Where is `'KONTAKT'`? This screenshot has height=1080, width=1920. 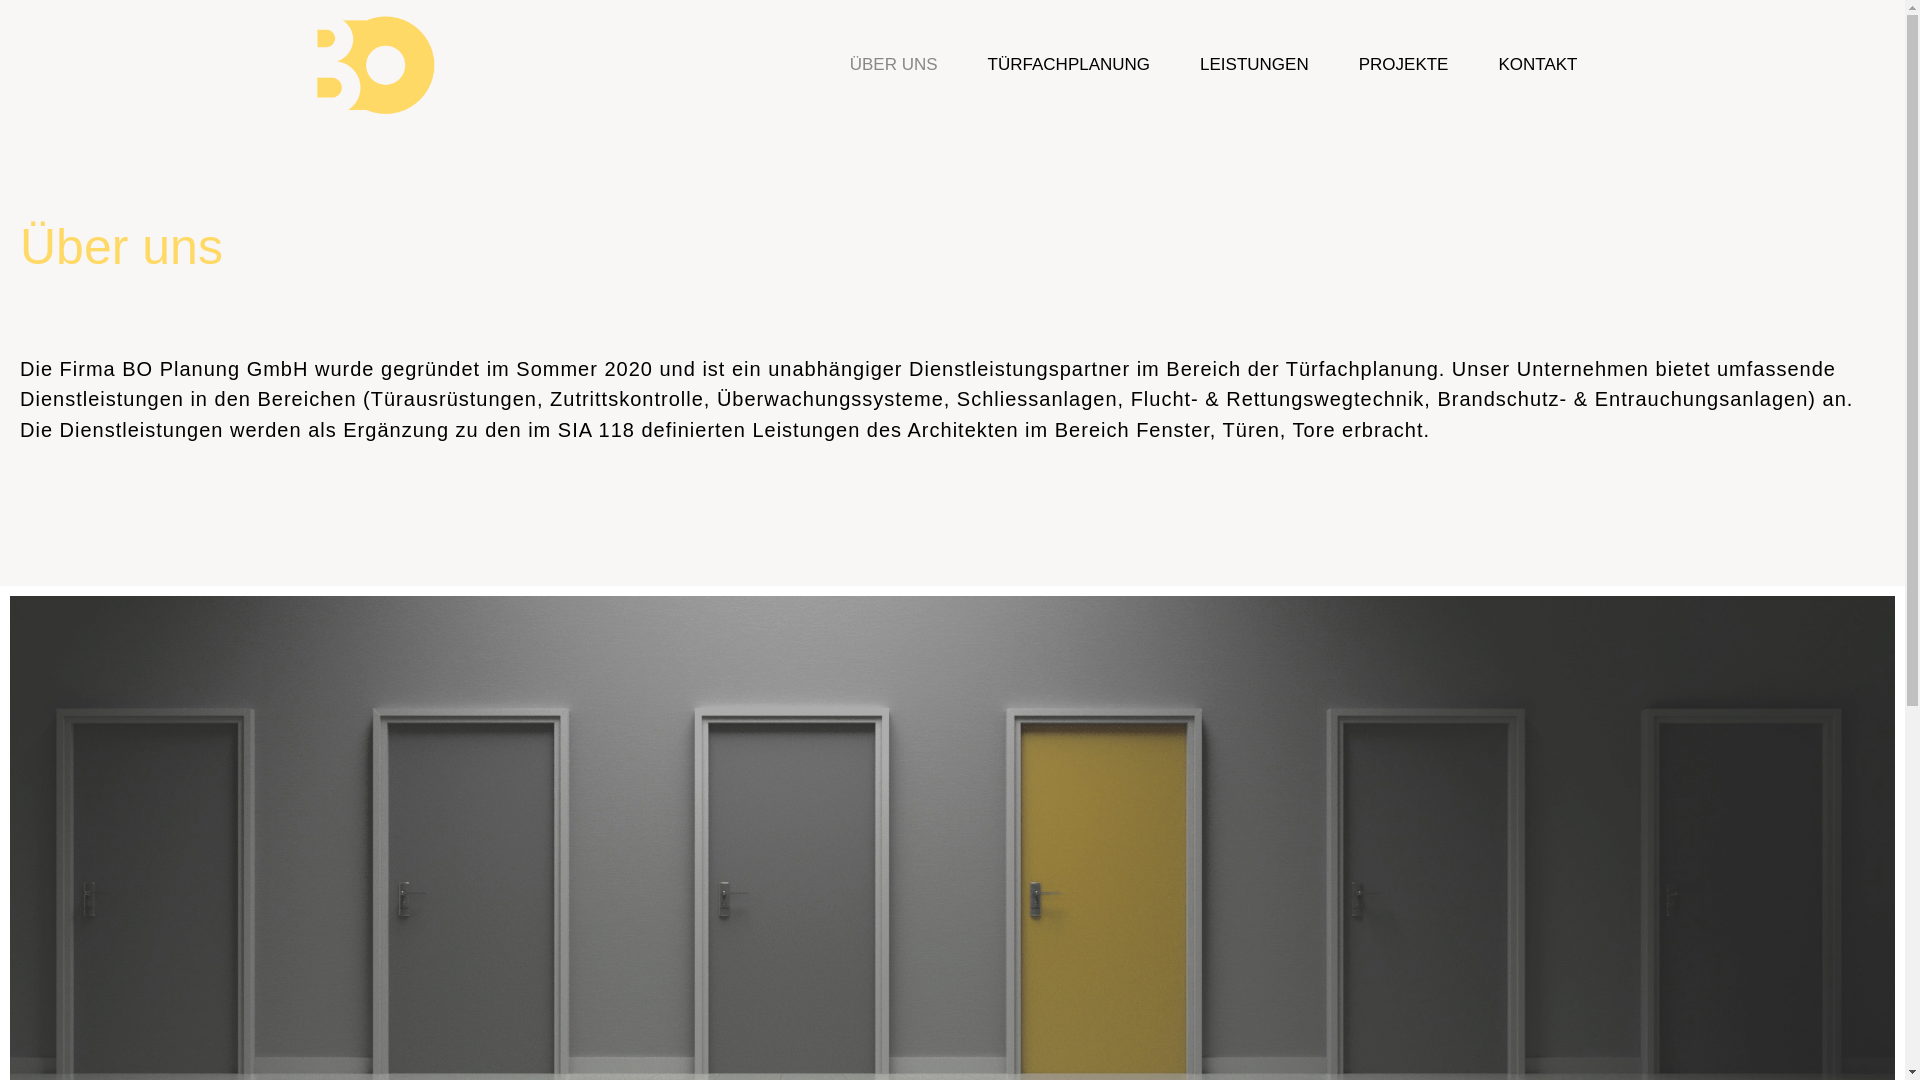
'KONTAKT' is located at coordinates (1536, 64).